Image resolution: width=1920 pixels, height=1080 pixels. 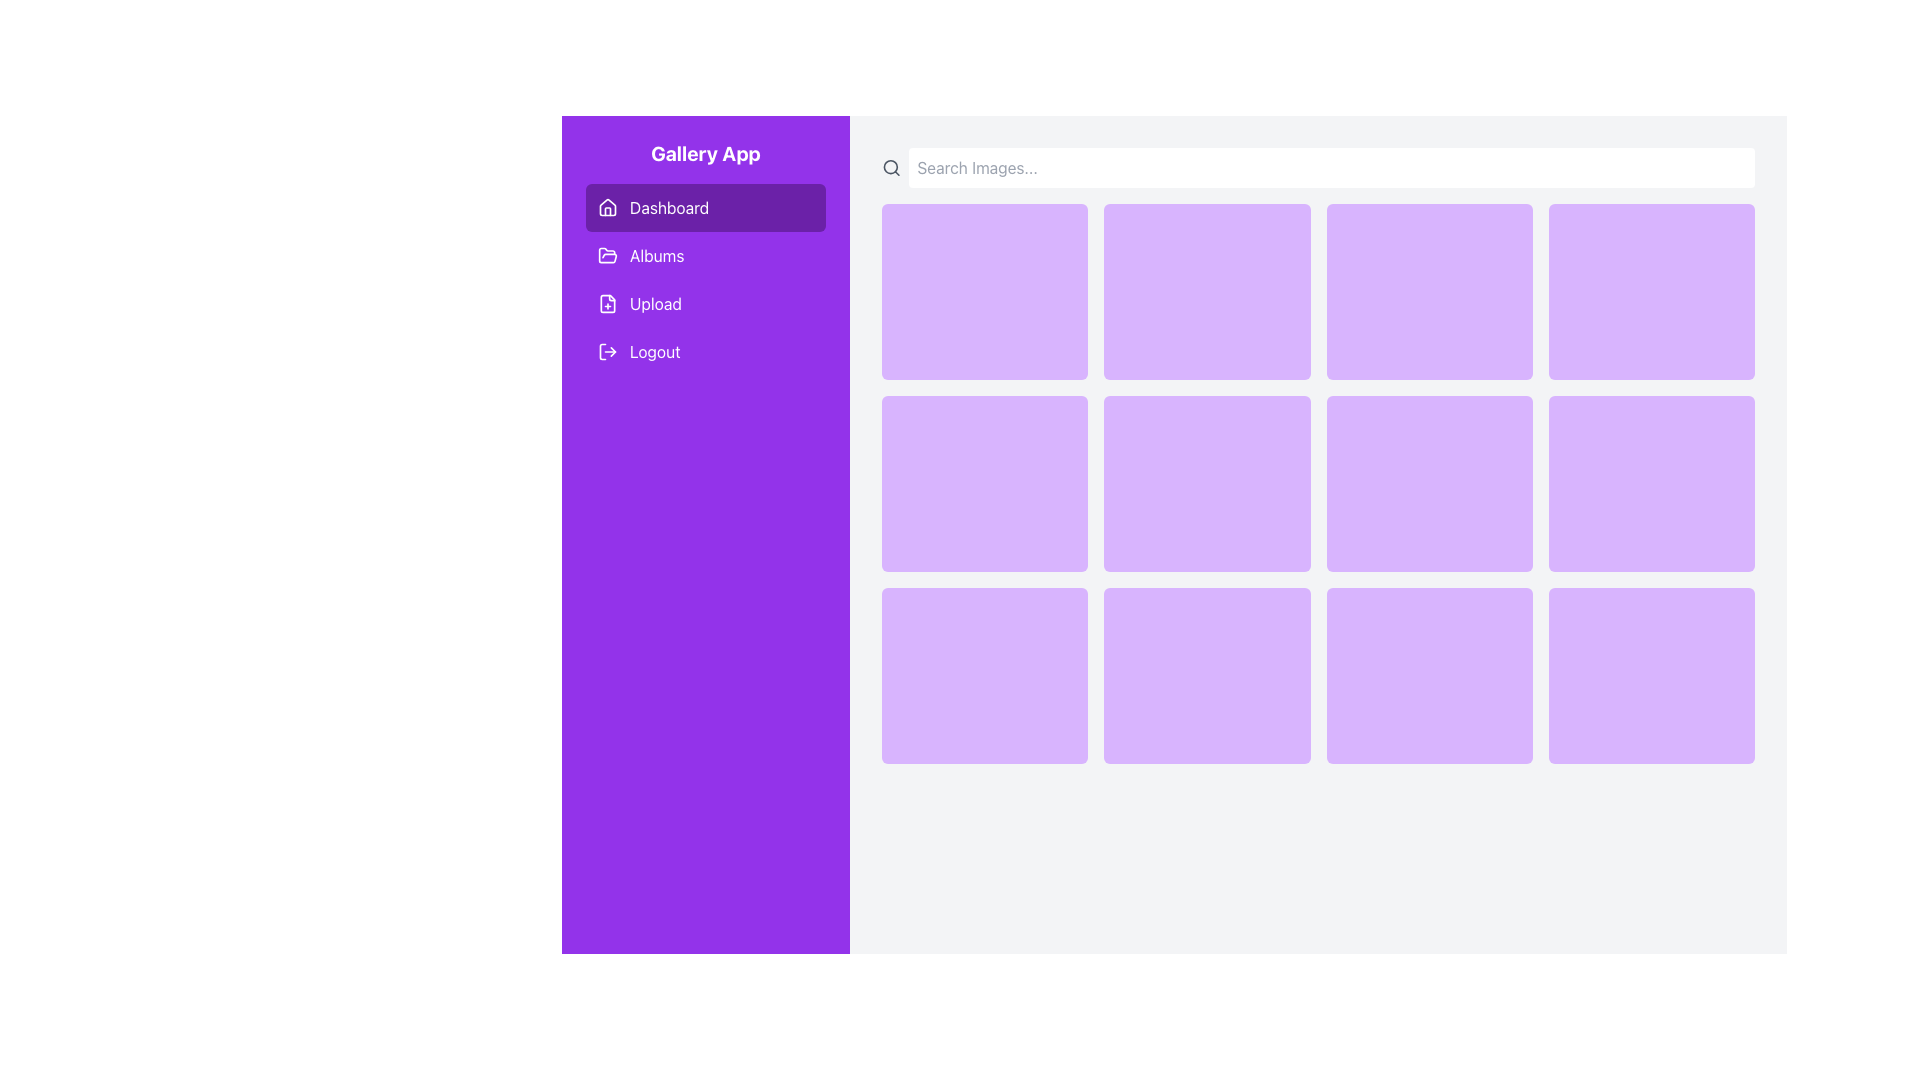 I want to click on the circular portion of the magnifying glass icon, which represents search functionality, positioned to the left of the search bar, so click(x=889, y=166).